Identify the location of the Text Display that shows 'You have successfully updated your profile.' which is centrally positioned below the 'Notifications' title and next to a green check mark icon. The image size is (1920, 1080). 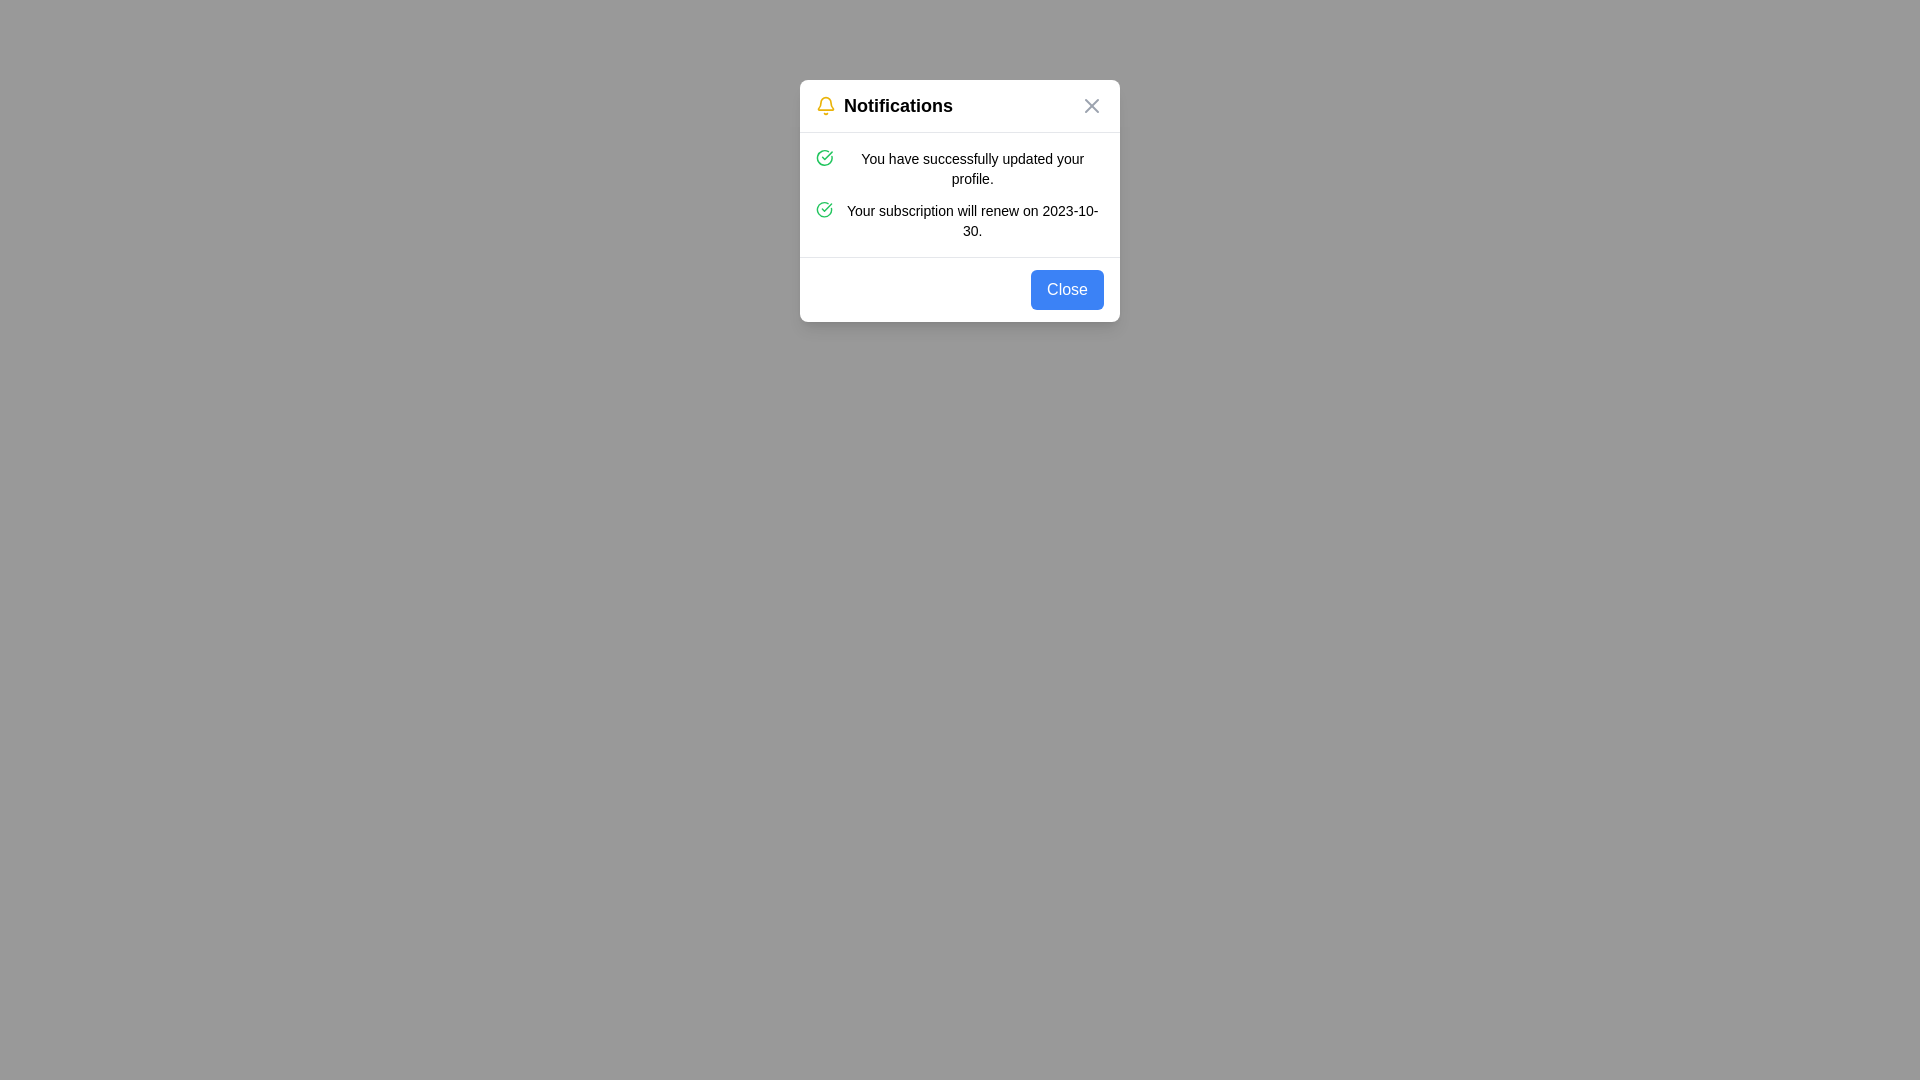
(972, 168).